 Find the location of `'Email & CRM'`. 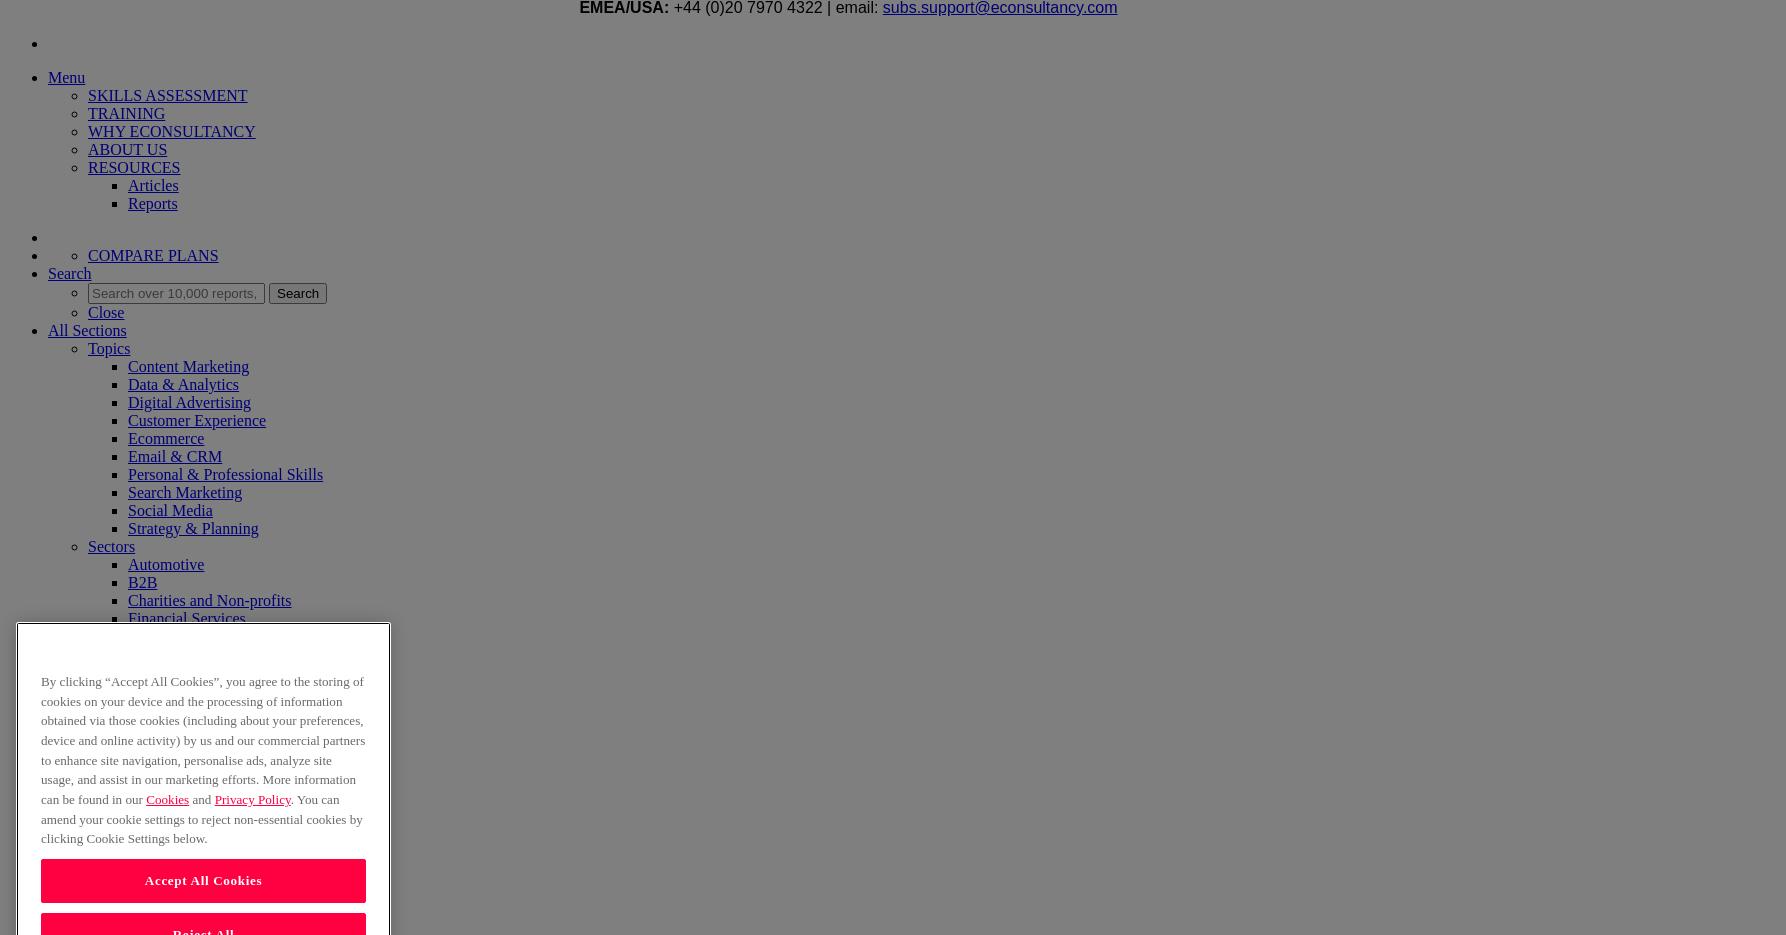

'Email & CRM' is located at coordinates (174, 455).